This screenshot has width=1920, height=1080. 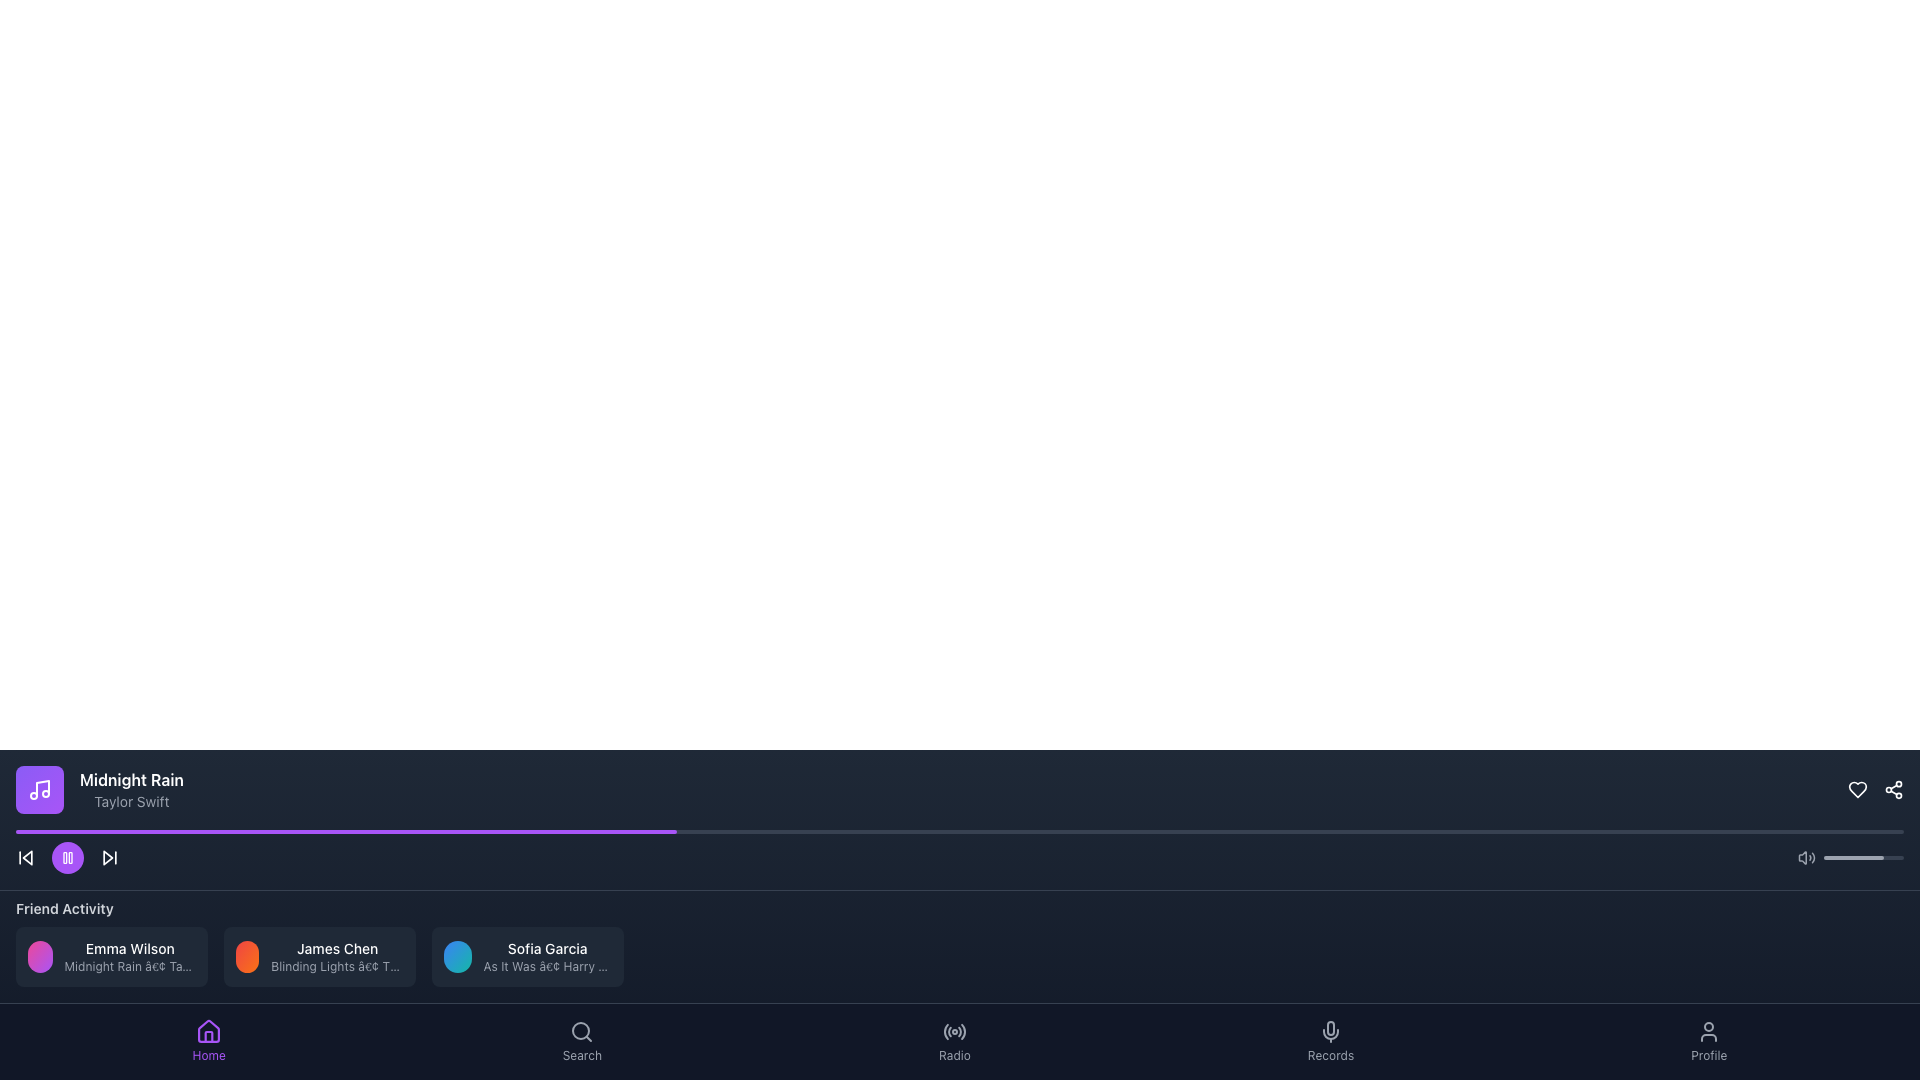 What do you see at coordinates (167, 832) in the screenshot?
I see `the progress bar` at bounding box center [167, 832].